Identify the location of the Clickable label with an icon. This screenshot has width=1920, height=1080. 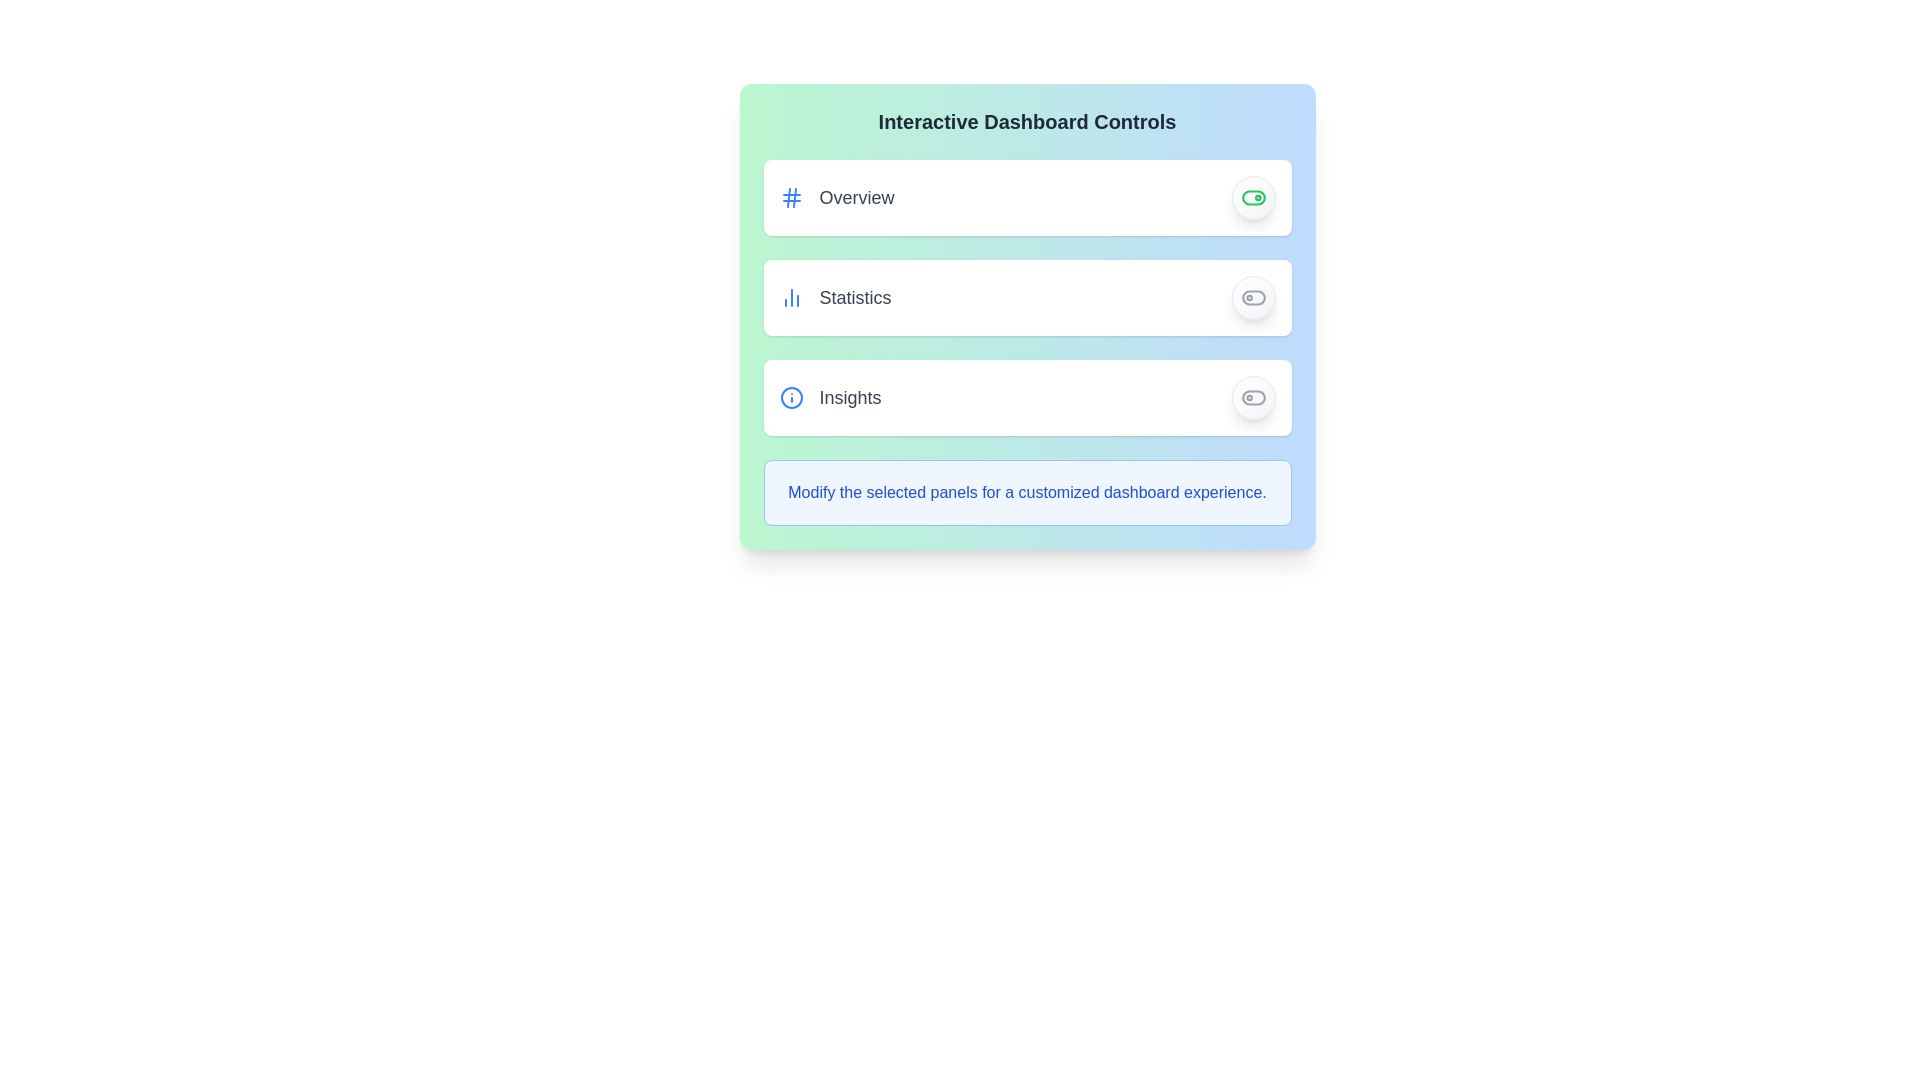
(835, 297).